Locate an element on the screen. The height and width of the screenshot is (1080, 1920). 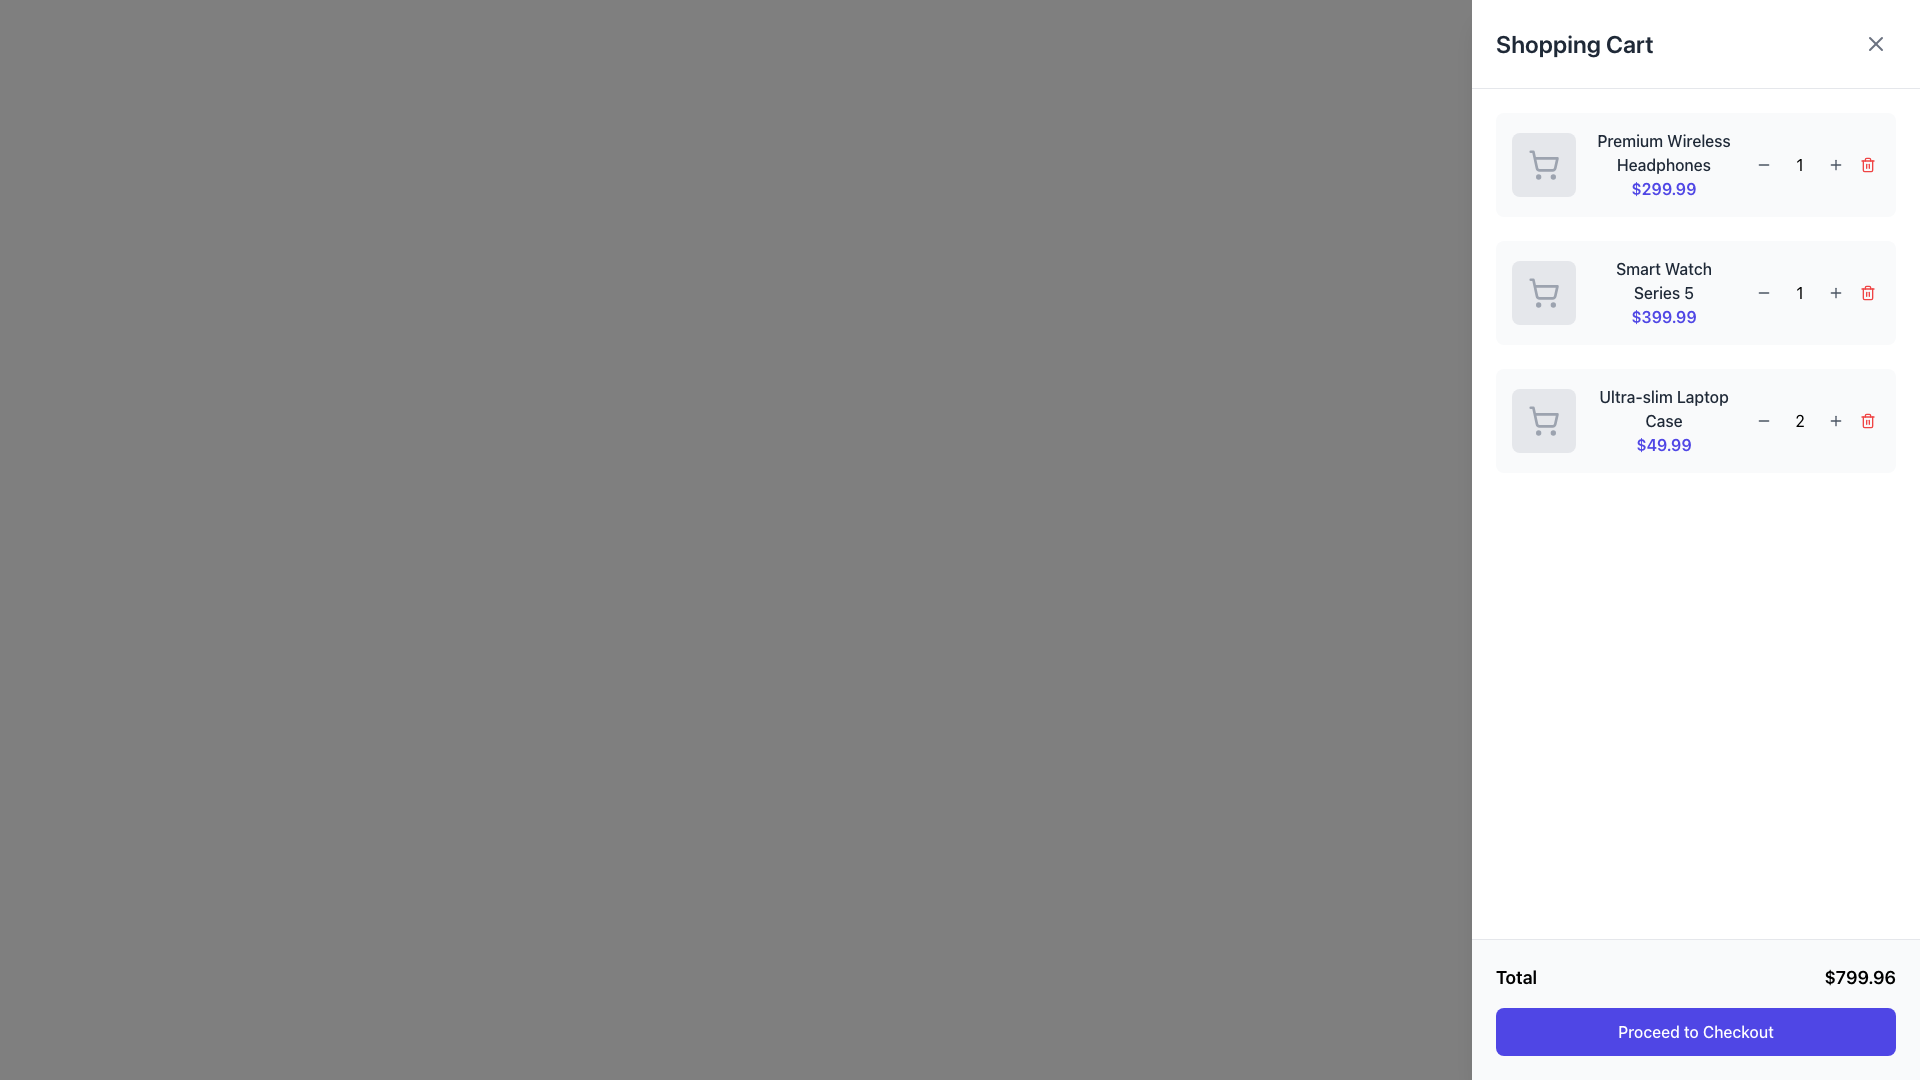
the increment button is located at coordinates (1836, 164).